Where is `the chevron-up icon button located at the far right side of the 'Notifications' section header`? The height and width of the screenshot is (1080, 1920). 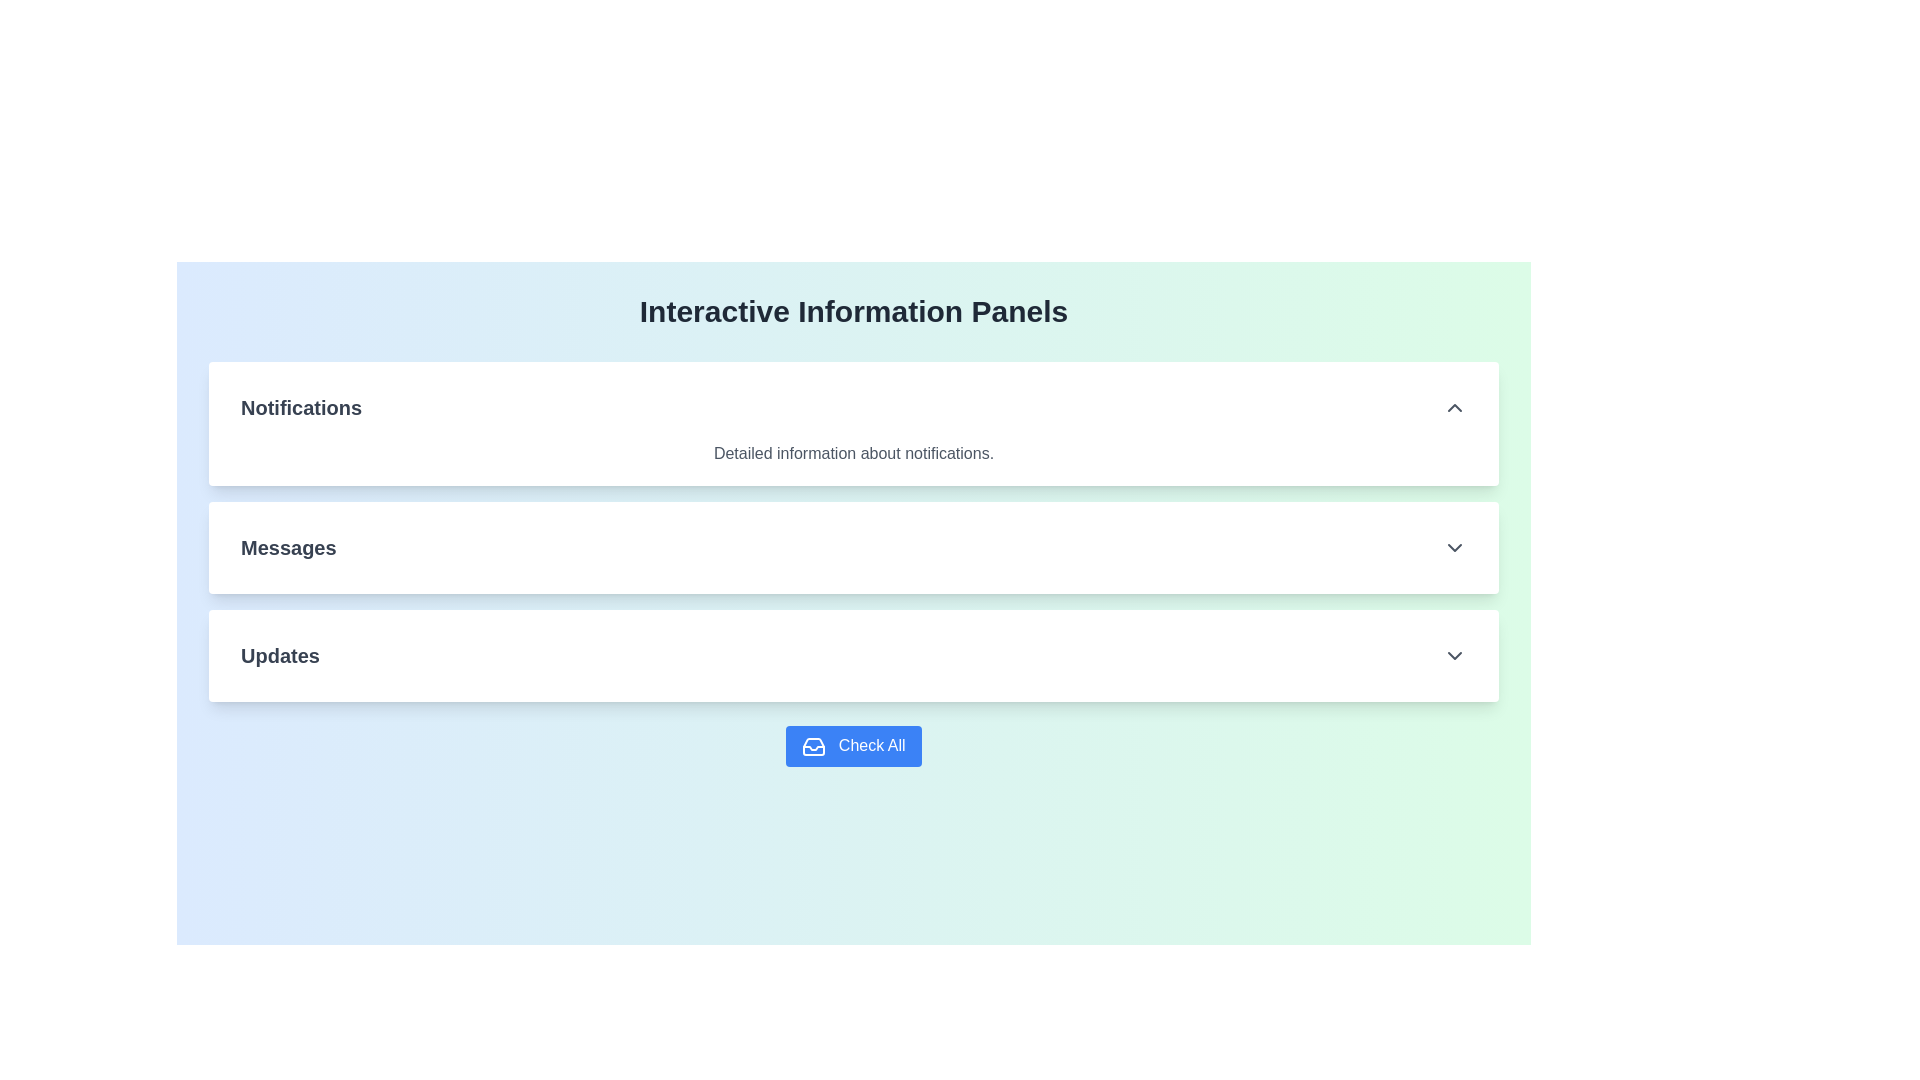 the chevron-up icon button located at the far right side of the 'Notifications' section header is located at coordinates (1454, 407).